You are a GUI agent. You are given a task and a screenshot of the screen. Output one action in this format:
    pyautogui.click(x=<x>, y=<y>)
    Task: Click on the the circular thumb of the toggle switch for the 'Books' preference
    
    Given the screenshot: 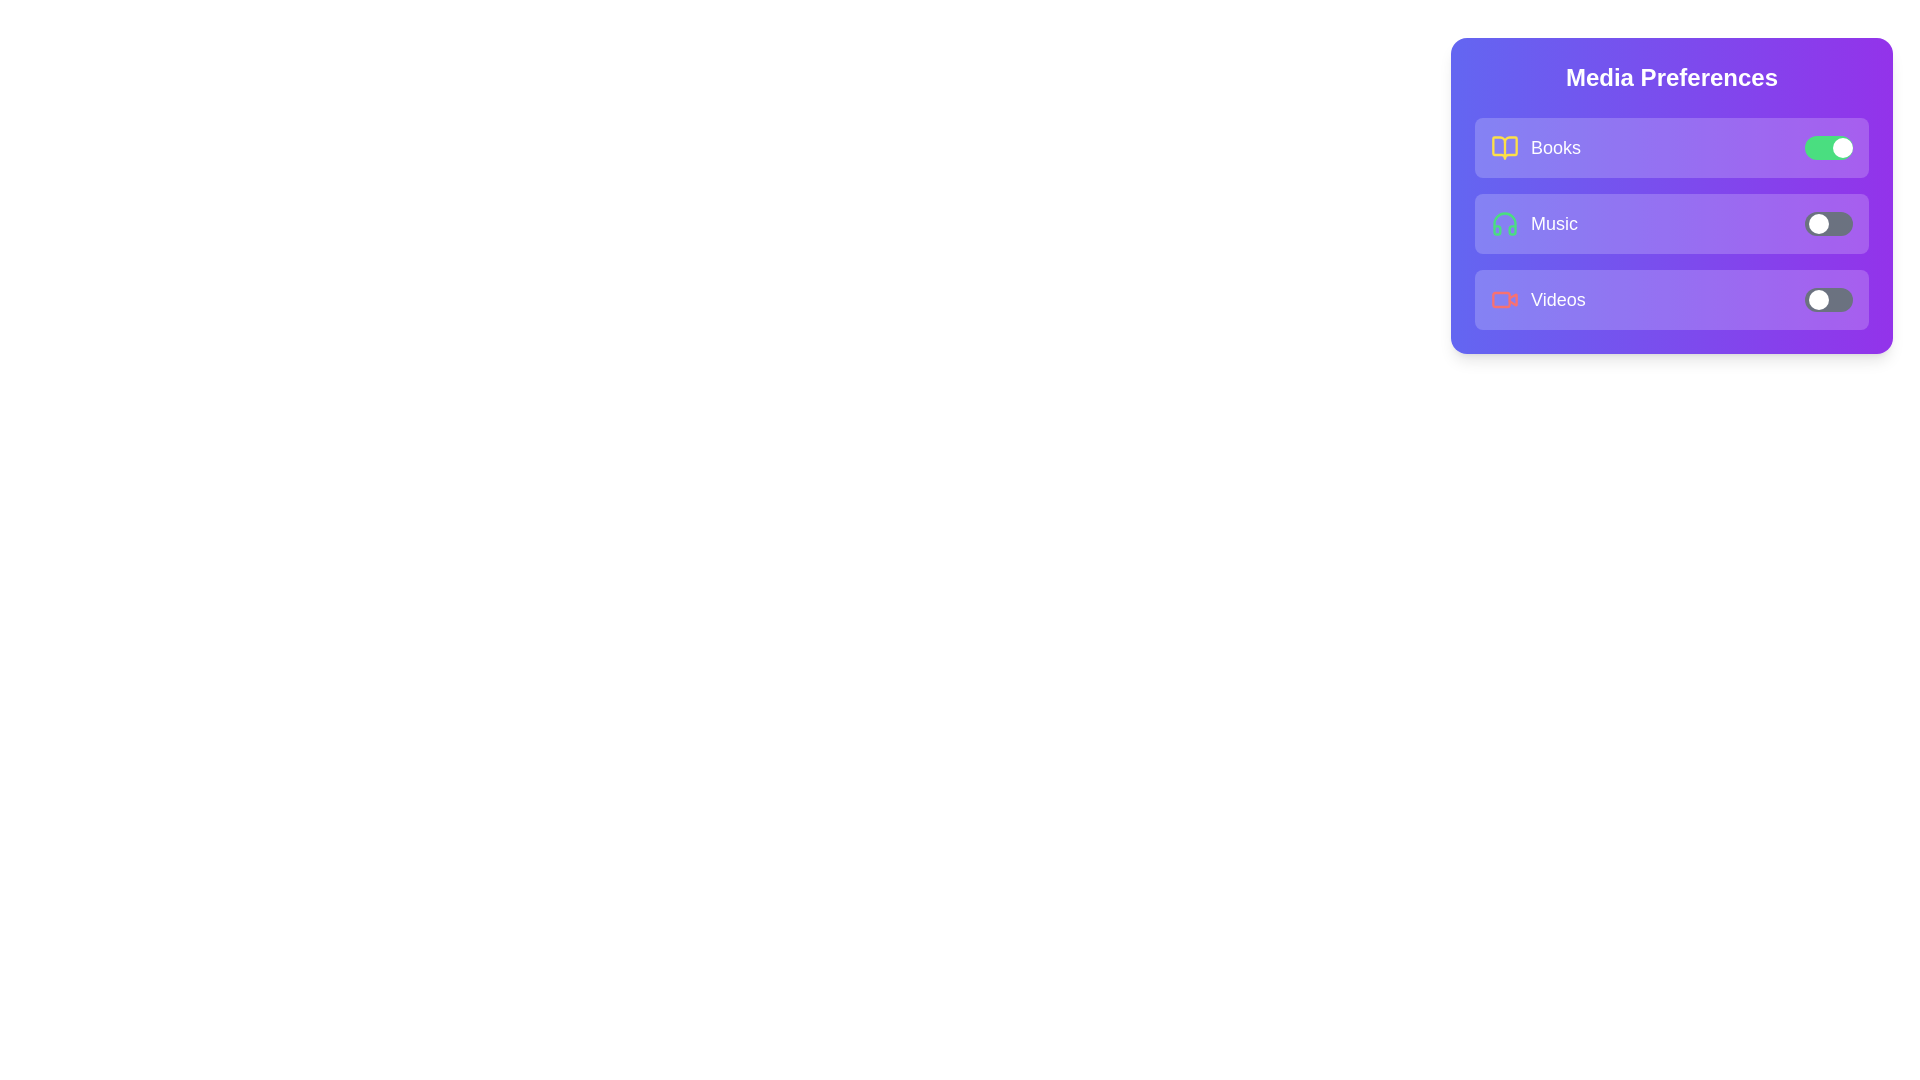 What is the action you would take?
    pyautogui.click(x=1842, y=146)
    